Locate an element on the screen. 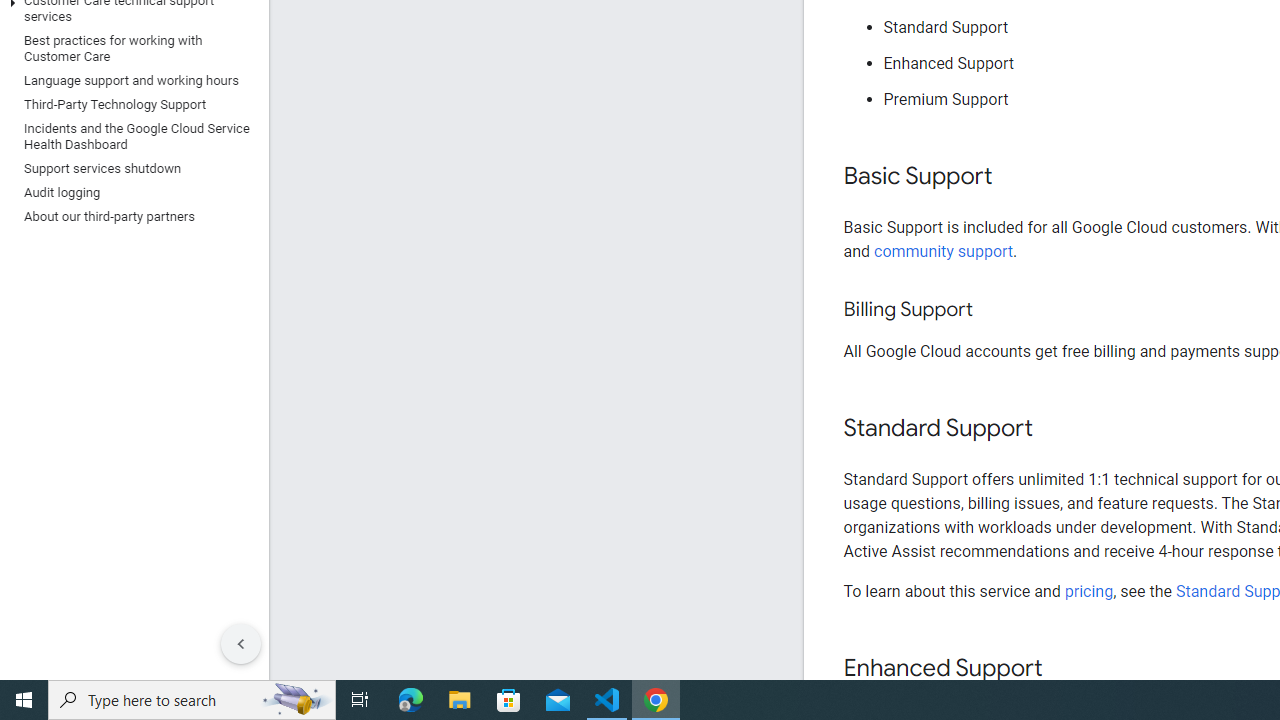 The height and width of the screenshot is (720, 1280). 'Copy link to this section: Basic Support' is located at coordinates (1012, 176).